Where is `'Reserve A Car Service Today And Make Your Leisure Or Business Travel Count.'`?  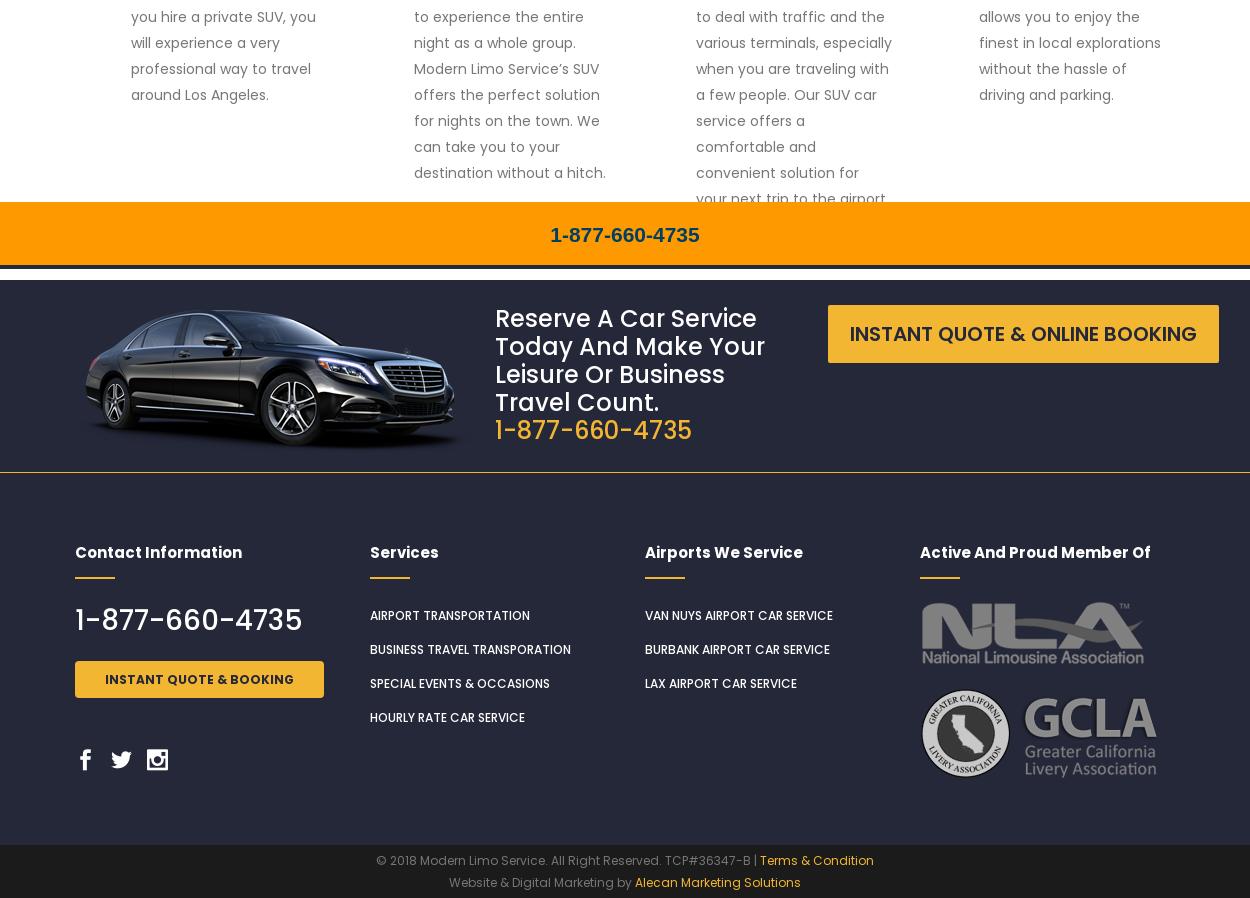 'Reserve A Car Service Today And Make Your Leisure Or Business Travel Count.' is located at coordinates (630, 360).